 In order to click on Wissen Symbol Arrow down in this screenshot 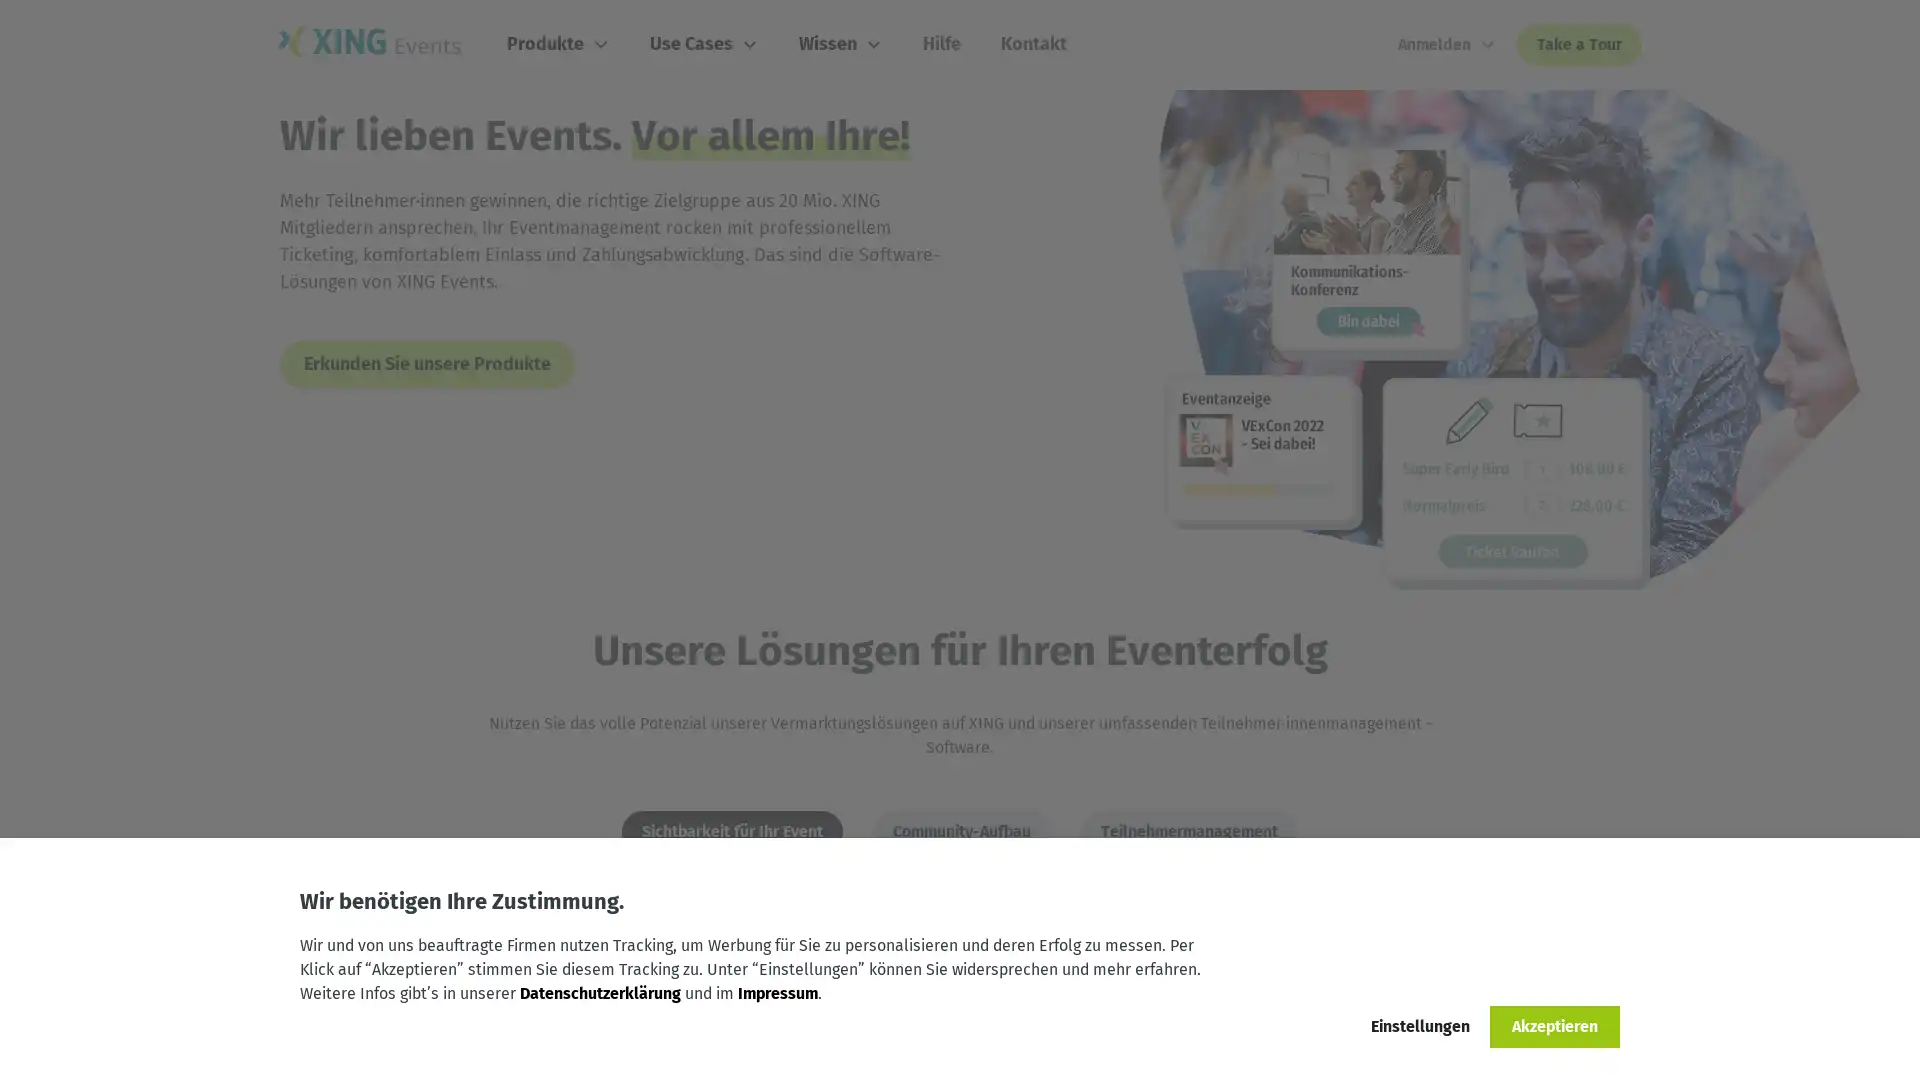, I will do `click(844, 44)`.